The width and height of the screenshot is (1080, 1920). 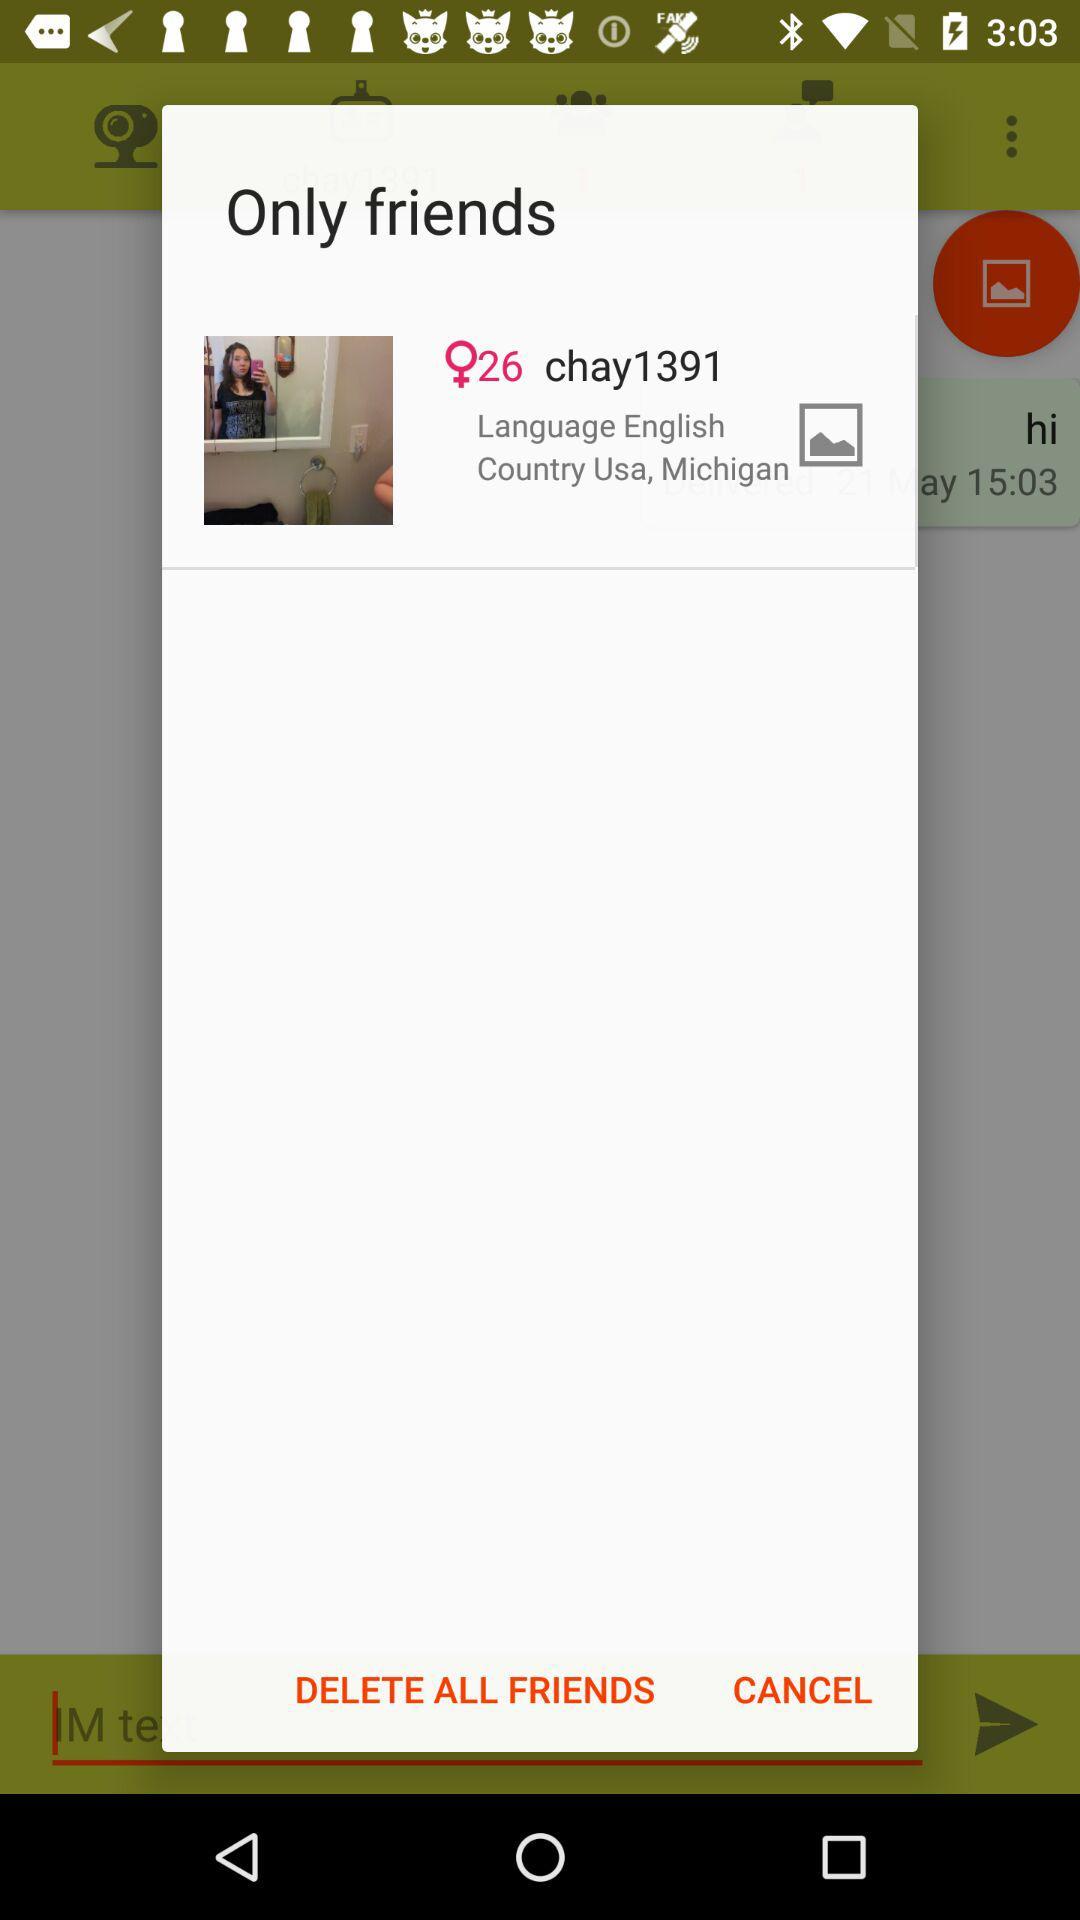 I want to click on the delete all friends icon, so click(x=475, y=1688).